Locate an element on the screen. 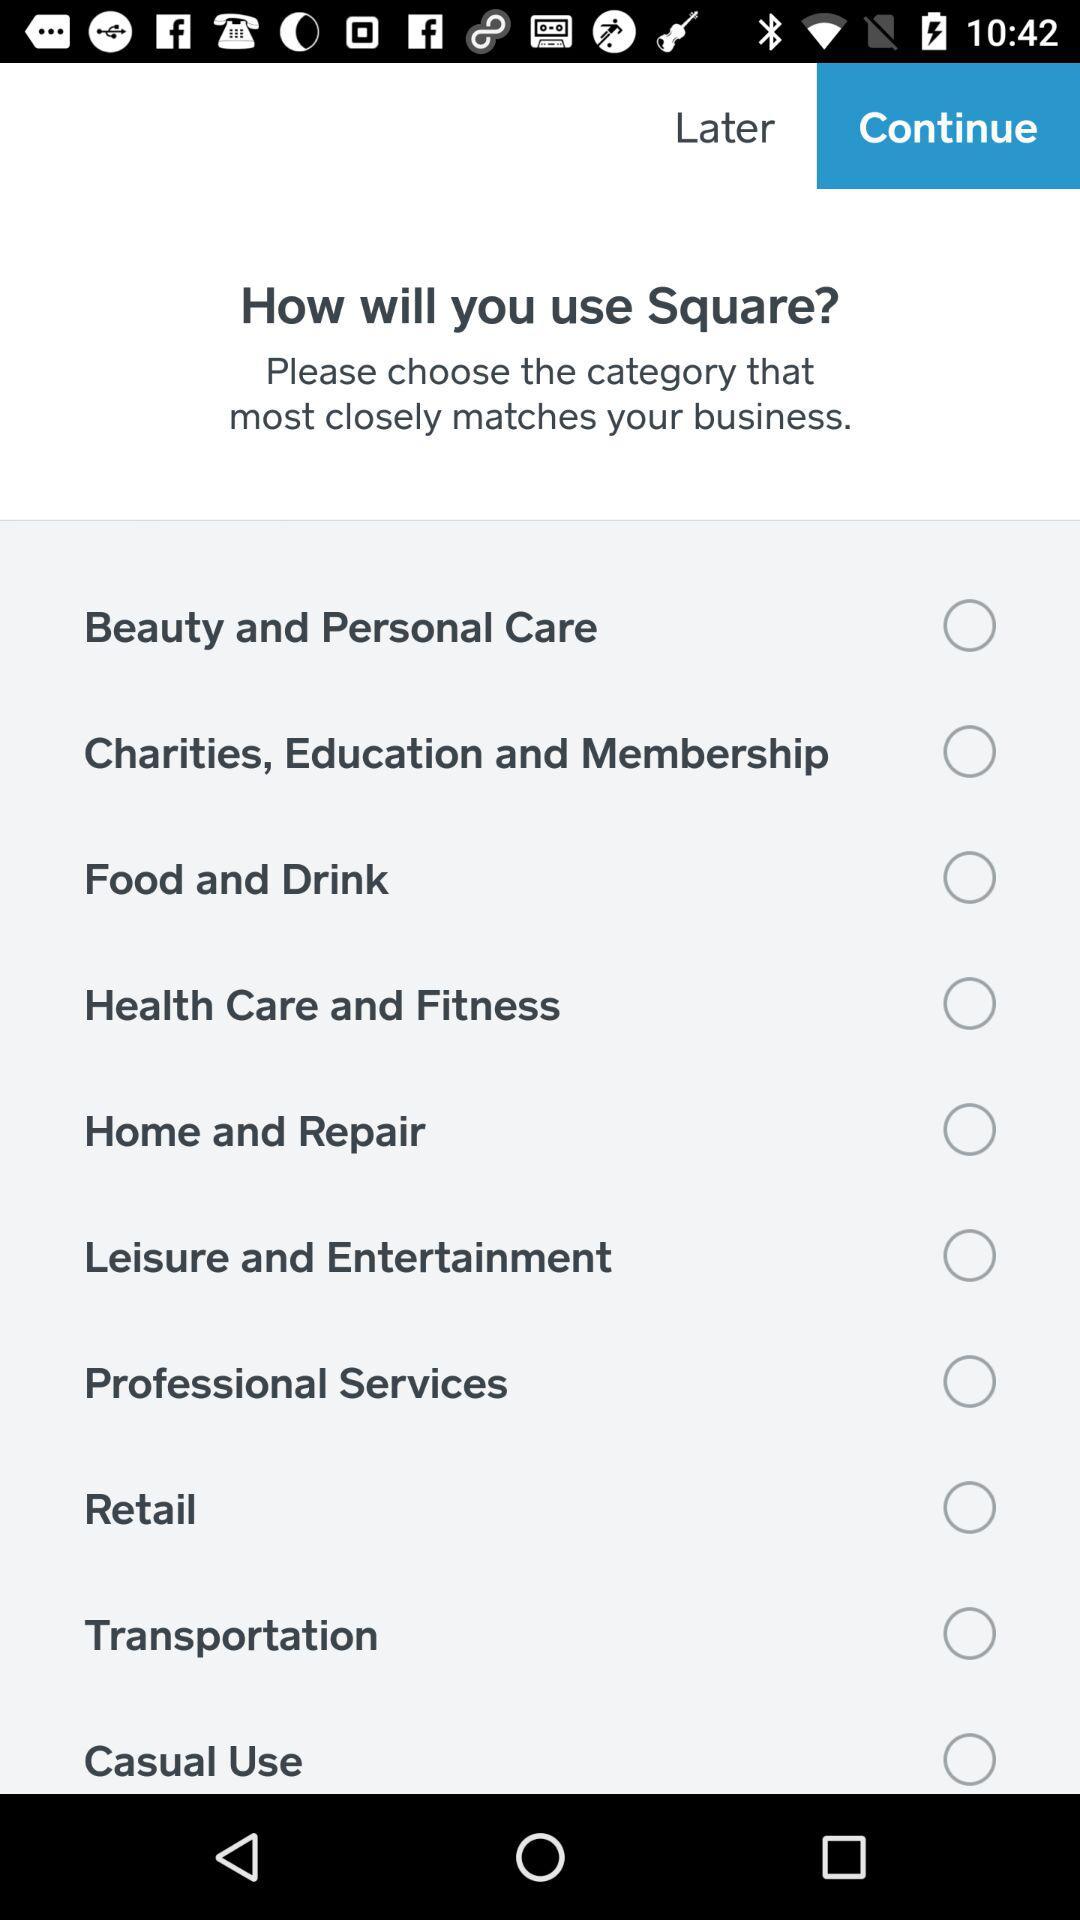  retail item is located at coordinates (540, 1507).